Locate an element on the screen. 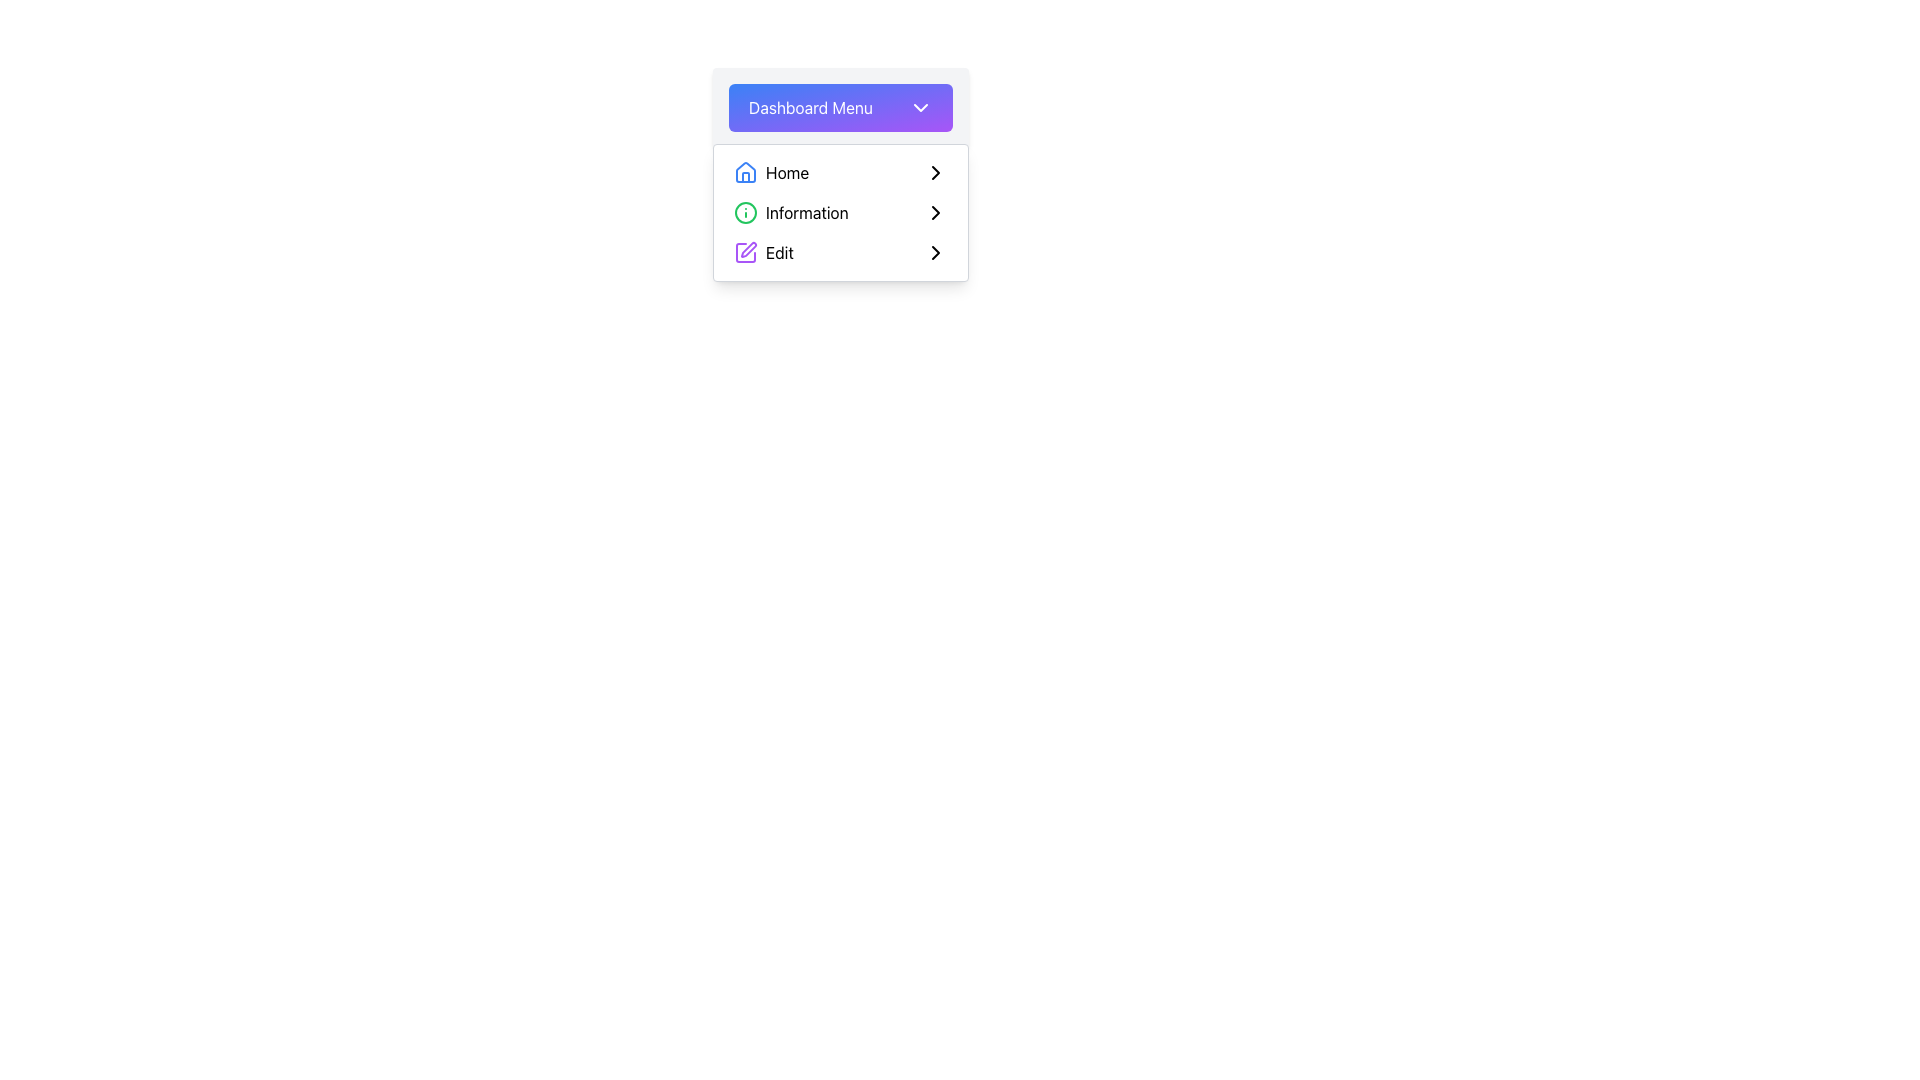 This screenshot has height=1080, width=1920. the 'Edit' action icon in the dropdown menu, located to the left of the 'Edit' menu option, which is the third item in the vertical dropdown menu is located at coordinates (747, 249).